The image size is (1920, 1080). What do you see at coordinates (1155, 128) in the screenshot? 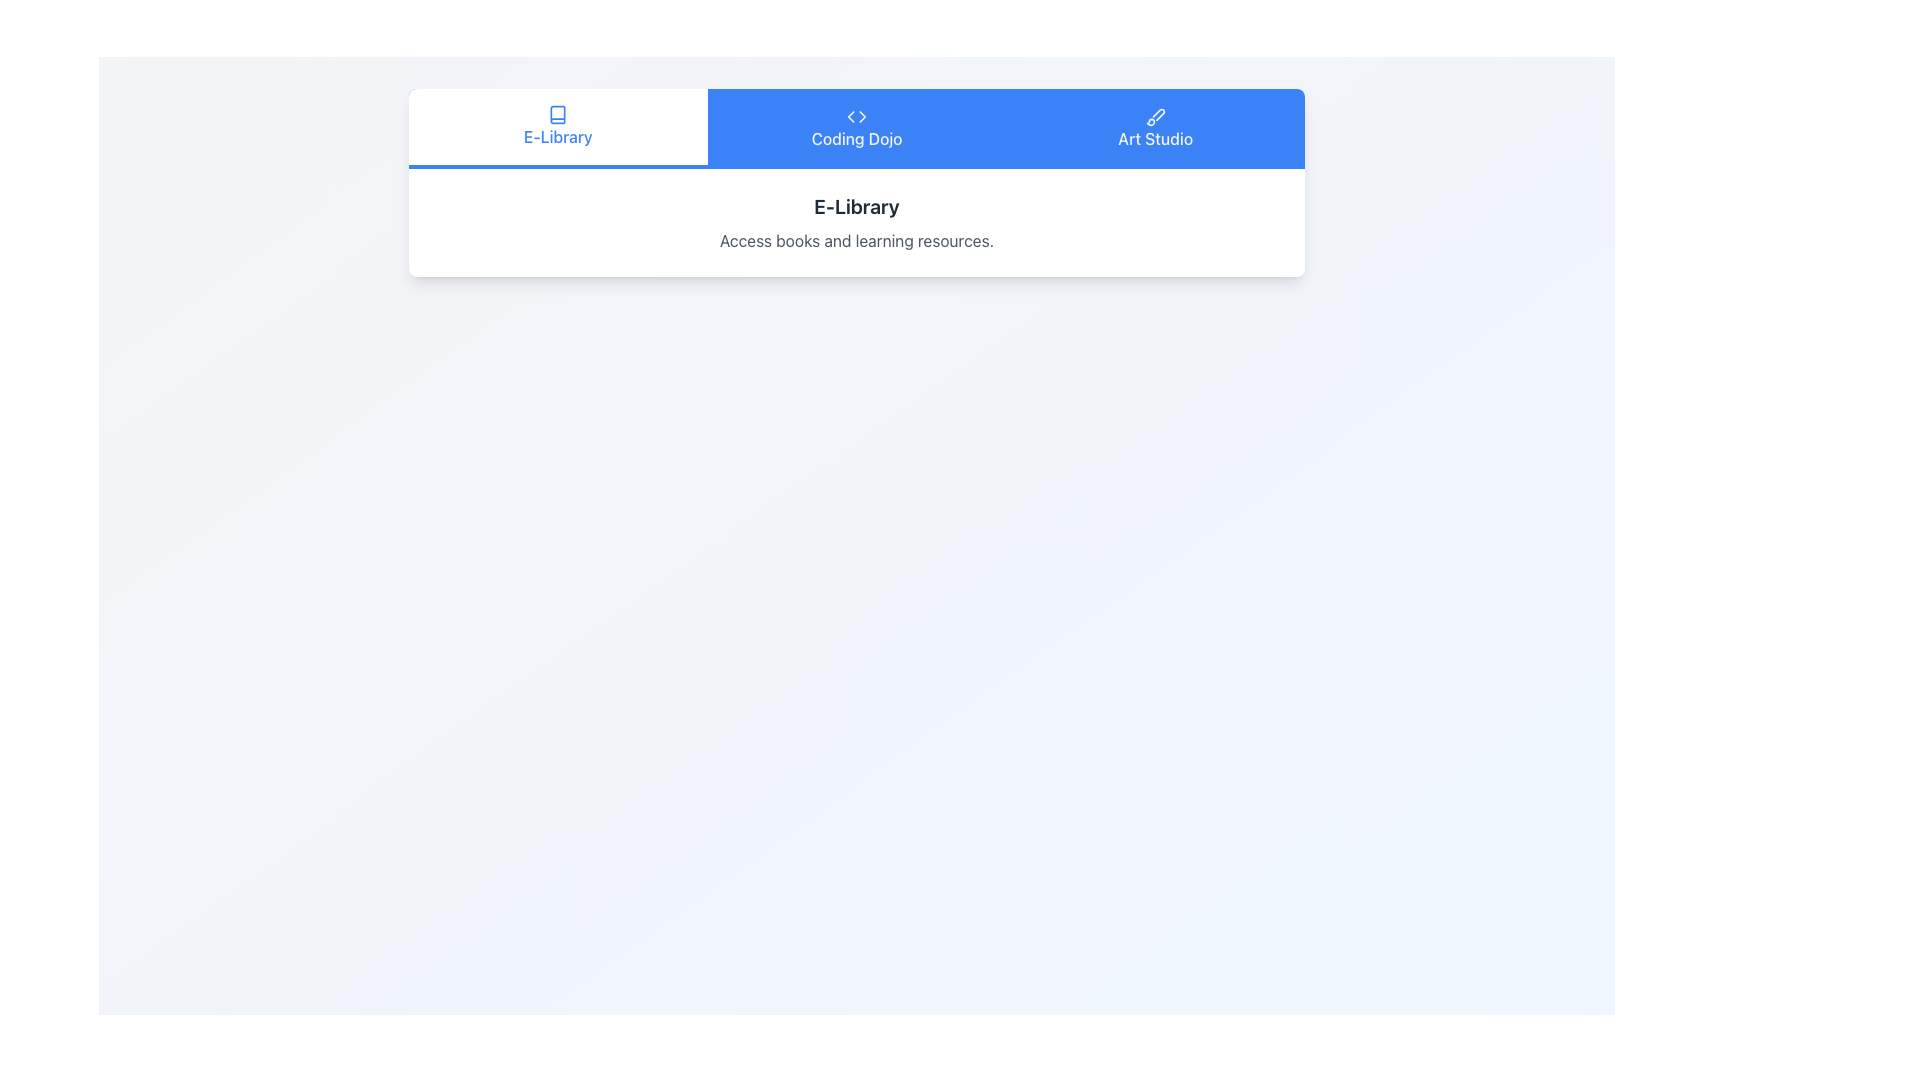
I see `the last menu item in the header, which leads to the 'Art Studio' section` at bounding box center [1155, 128].